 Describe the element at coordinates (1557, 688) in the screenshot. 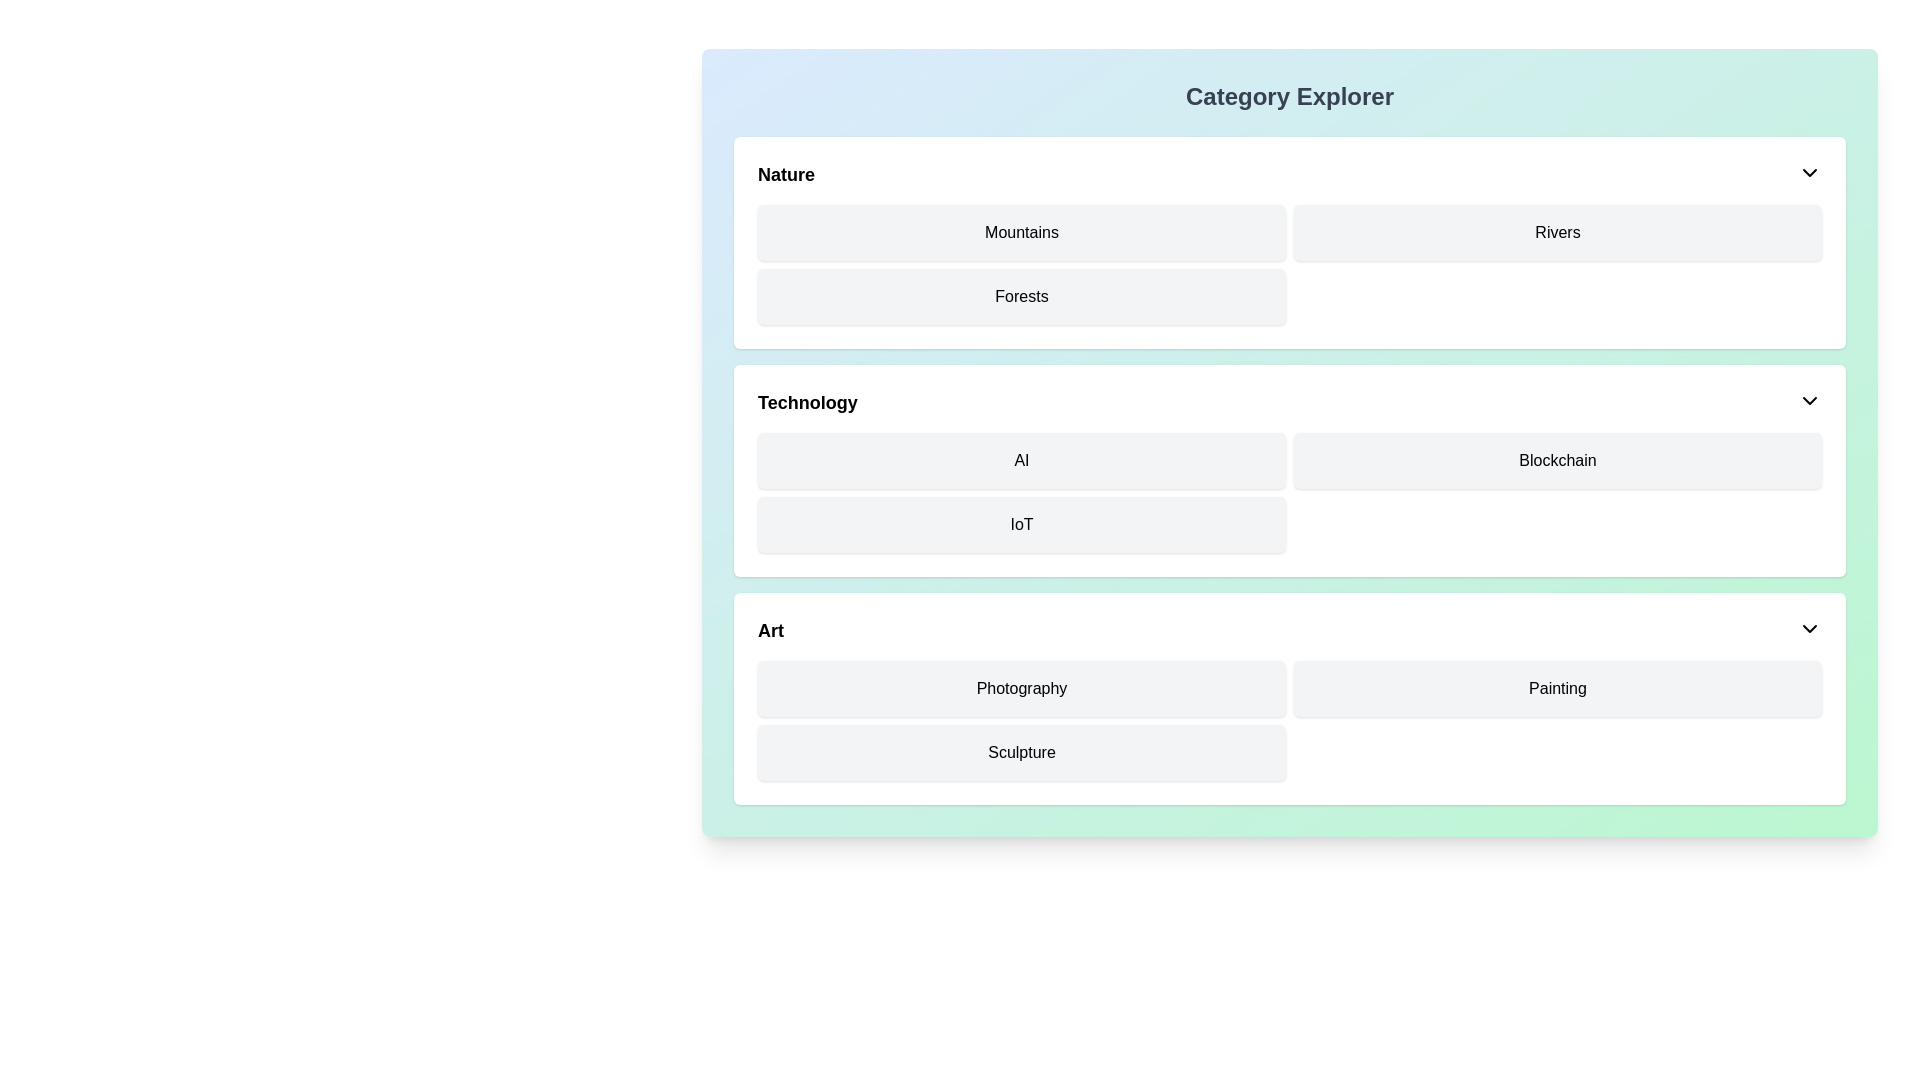

I see `the text label displaying 'Painting' in black font on a light gray background, located in the third column of the second row under the 'Art' category` at that location.